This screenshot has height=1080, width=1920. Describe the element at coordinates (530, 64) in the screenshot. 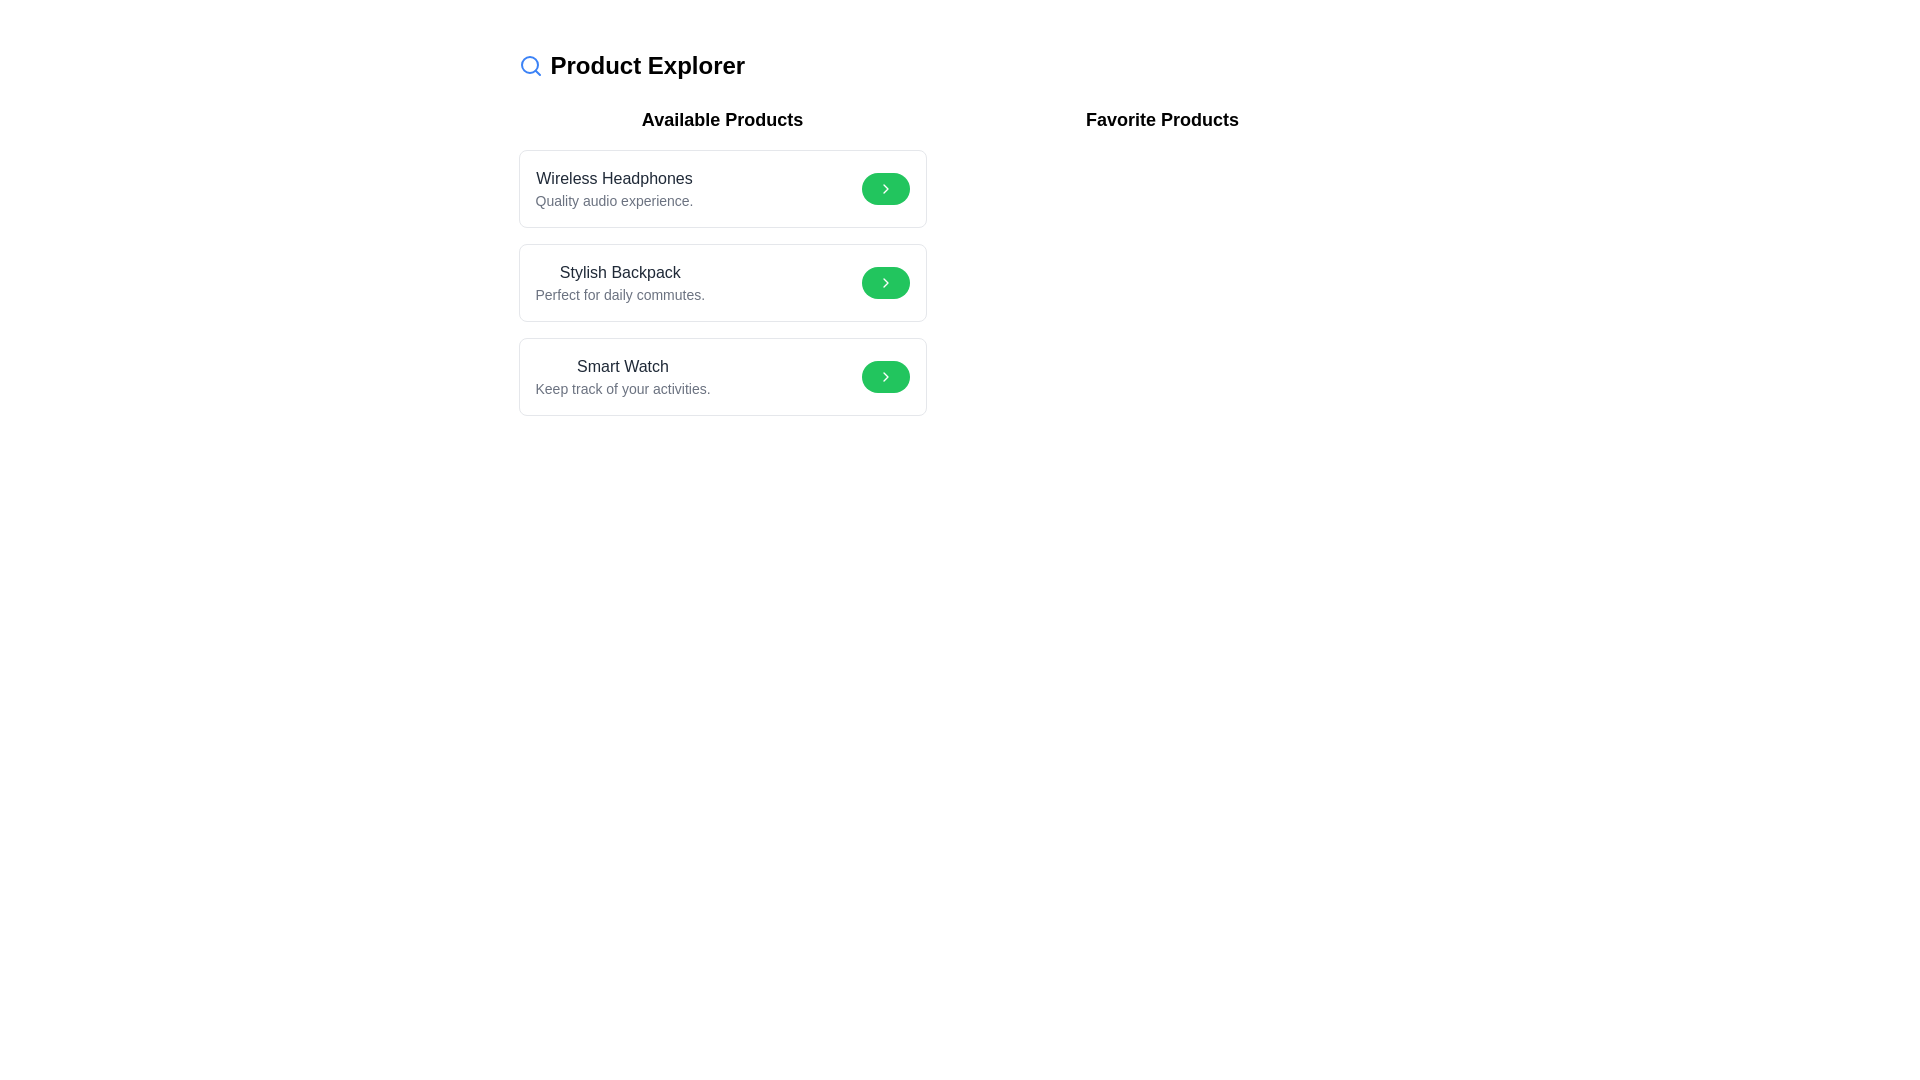

I see `the magnifying glass icon representing the 'search' functionality, located to the left of the 'Product Explorer' heading` at that location.